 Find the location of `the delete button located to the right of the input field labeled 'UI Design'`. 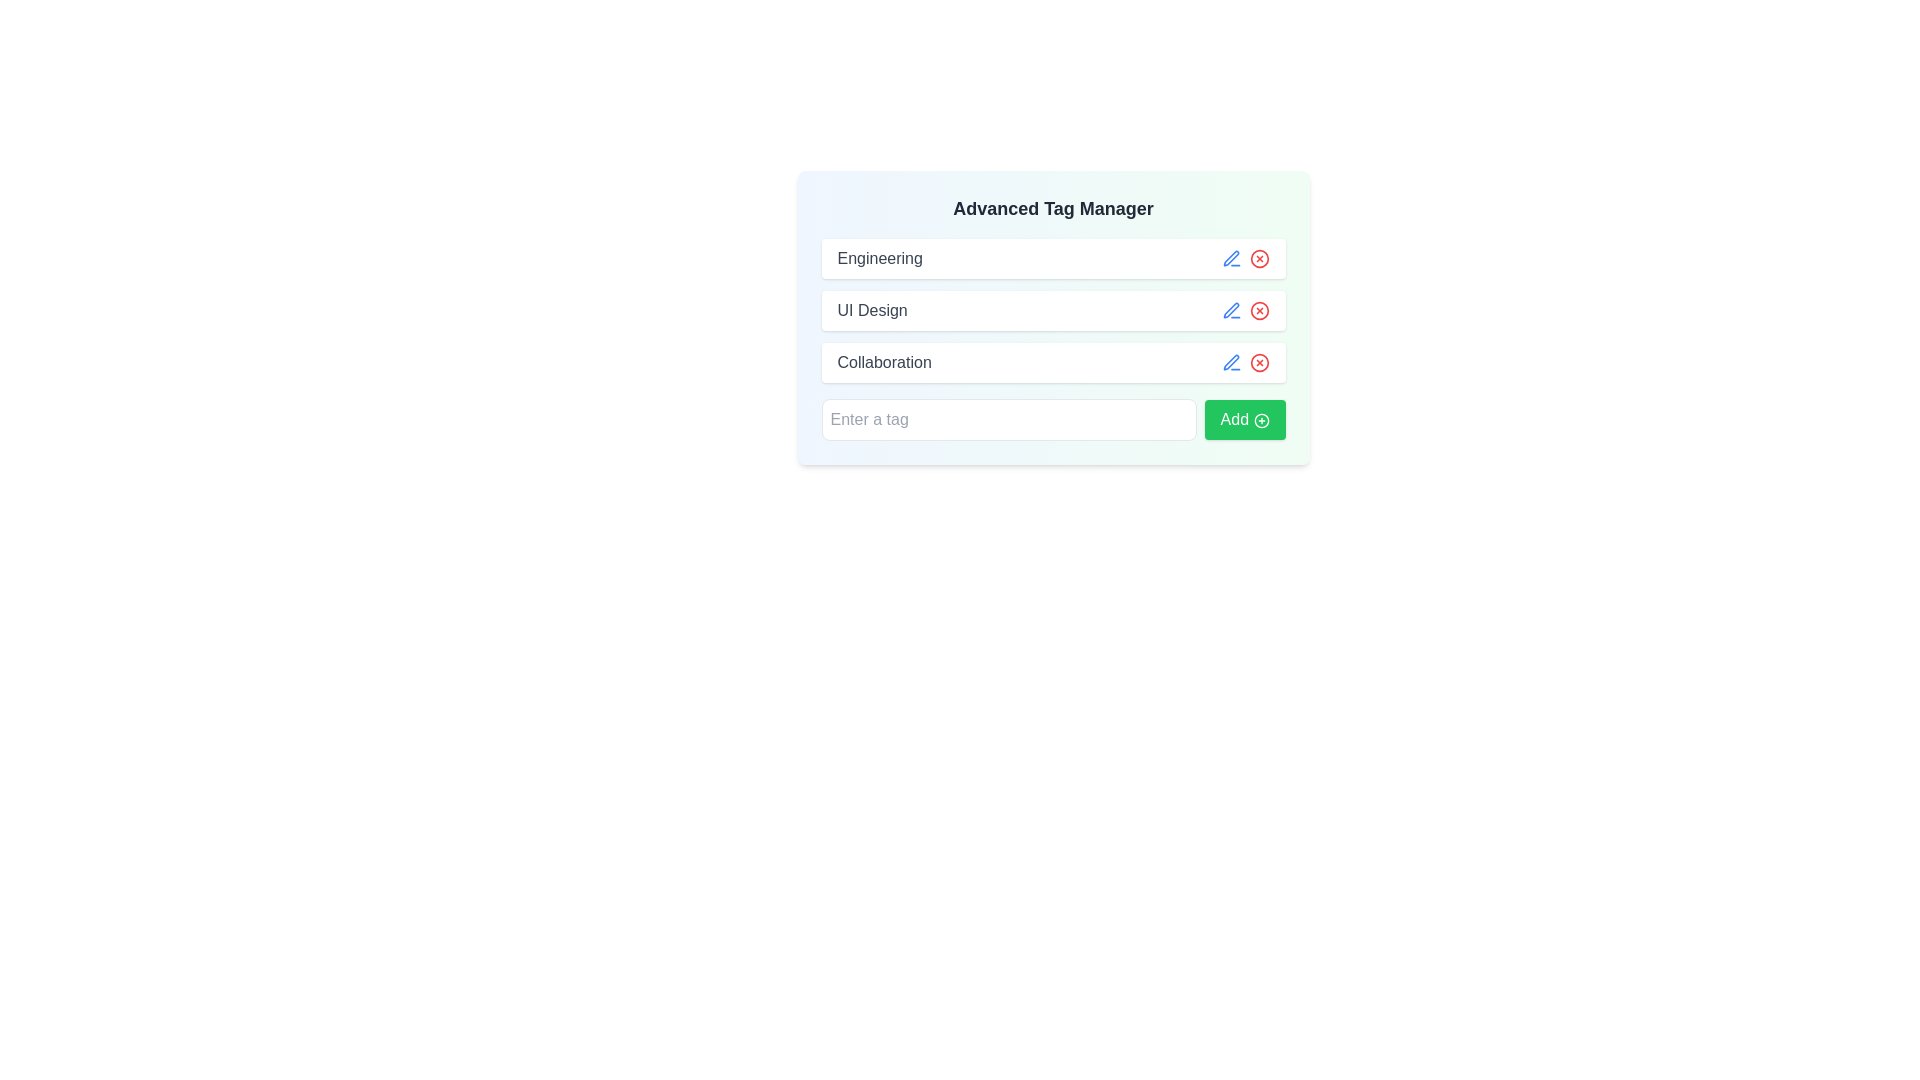

the delete button located to the right of the input field labeled 'UI Design' is located at coordinates (1258, 311).